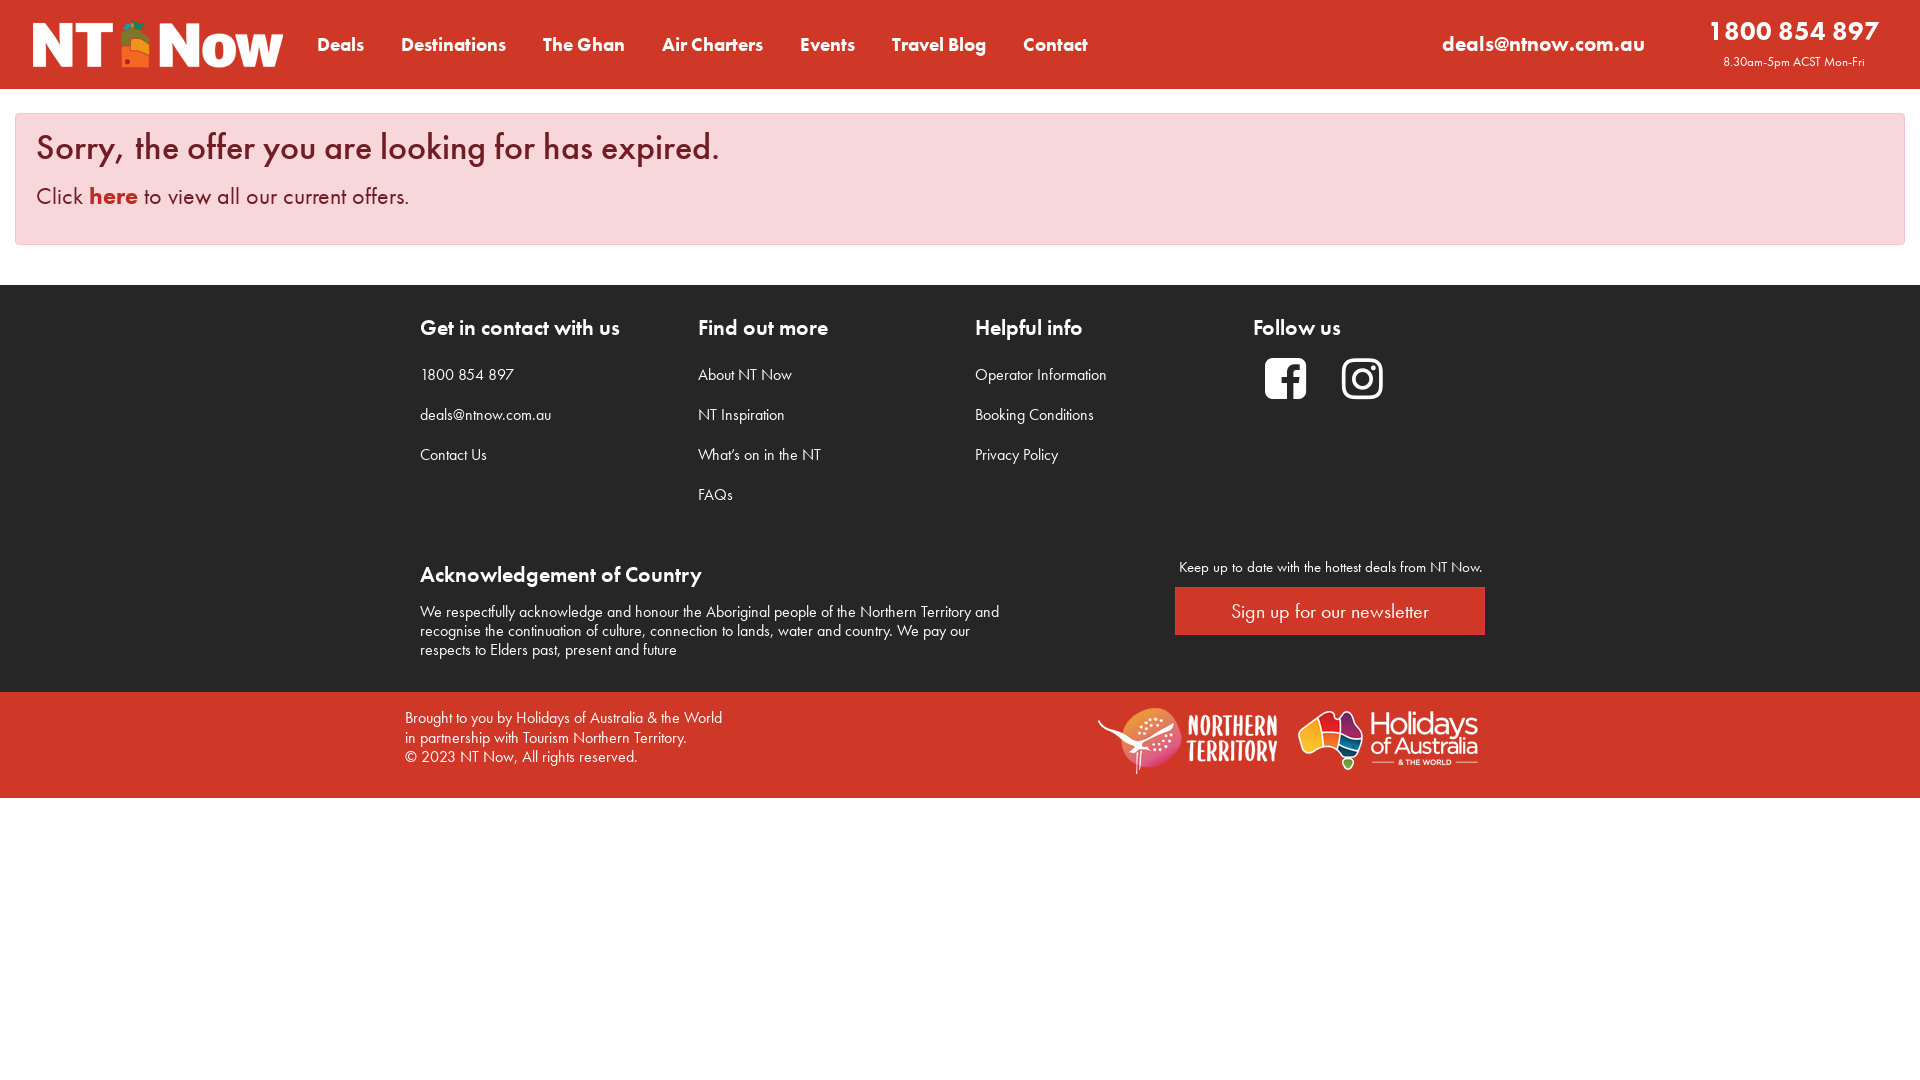 This screenshot has height=1080, width=1920. What do you see at coordinates (743, 374) in the screenshot?
I see `'About NT Now'` at bounding box center [743, 374].